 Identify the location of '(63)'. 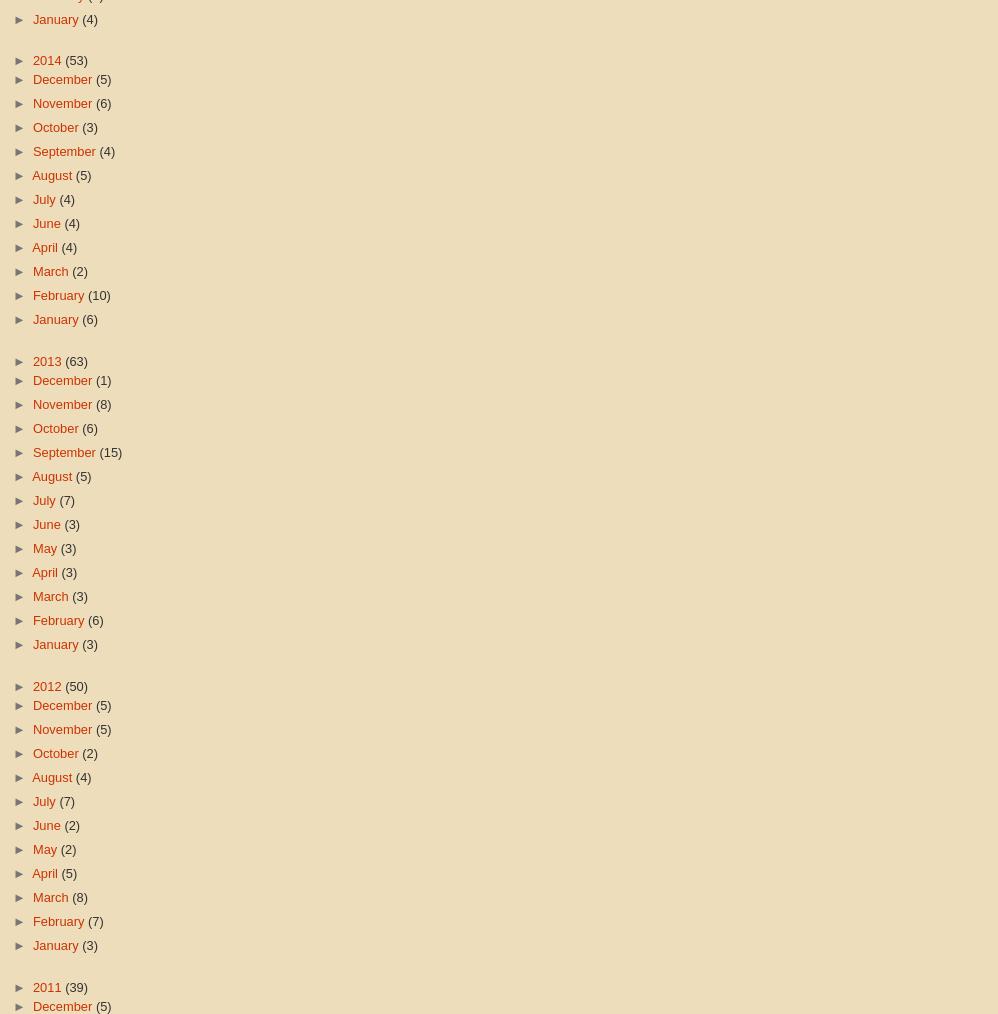
(63, 359).